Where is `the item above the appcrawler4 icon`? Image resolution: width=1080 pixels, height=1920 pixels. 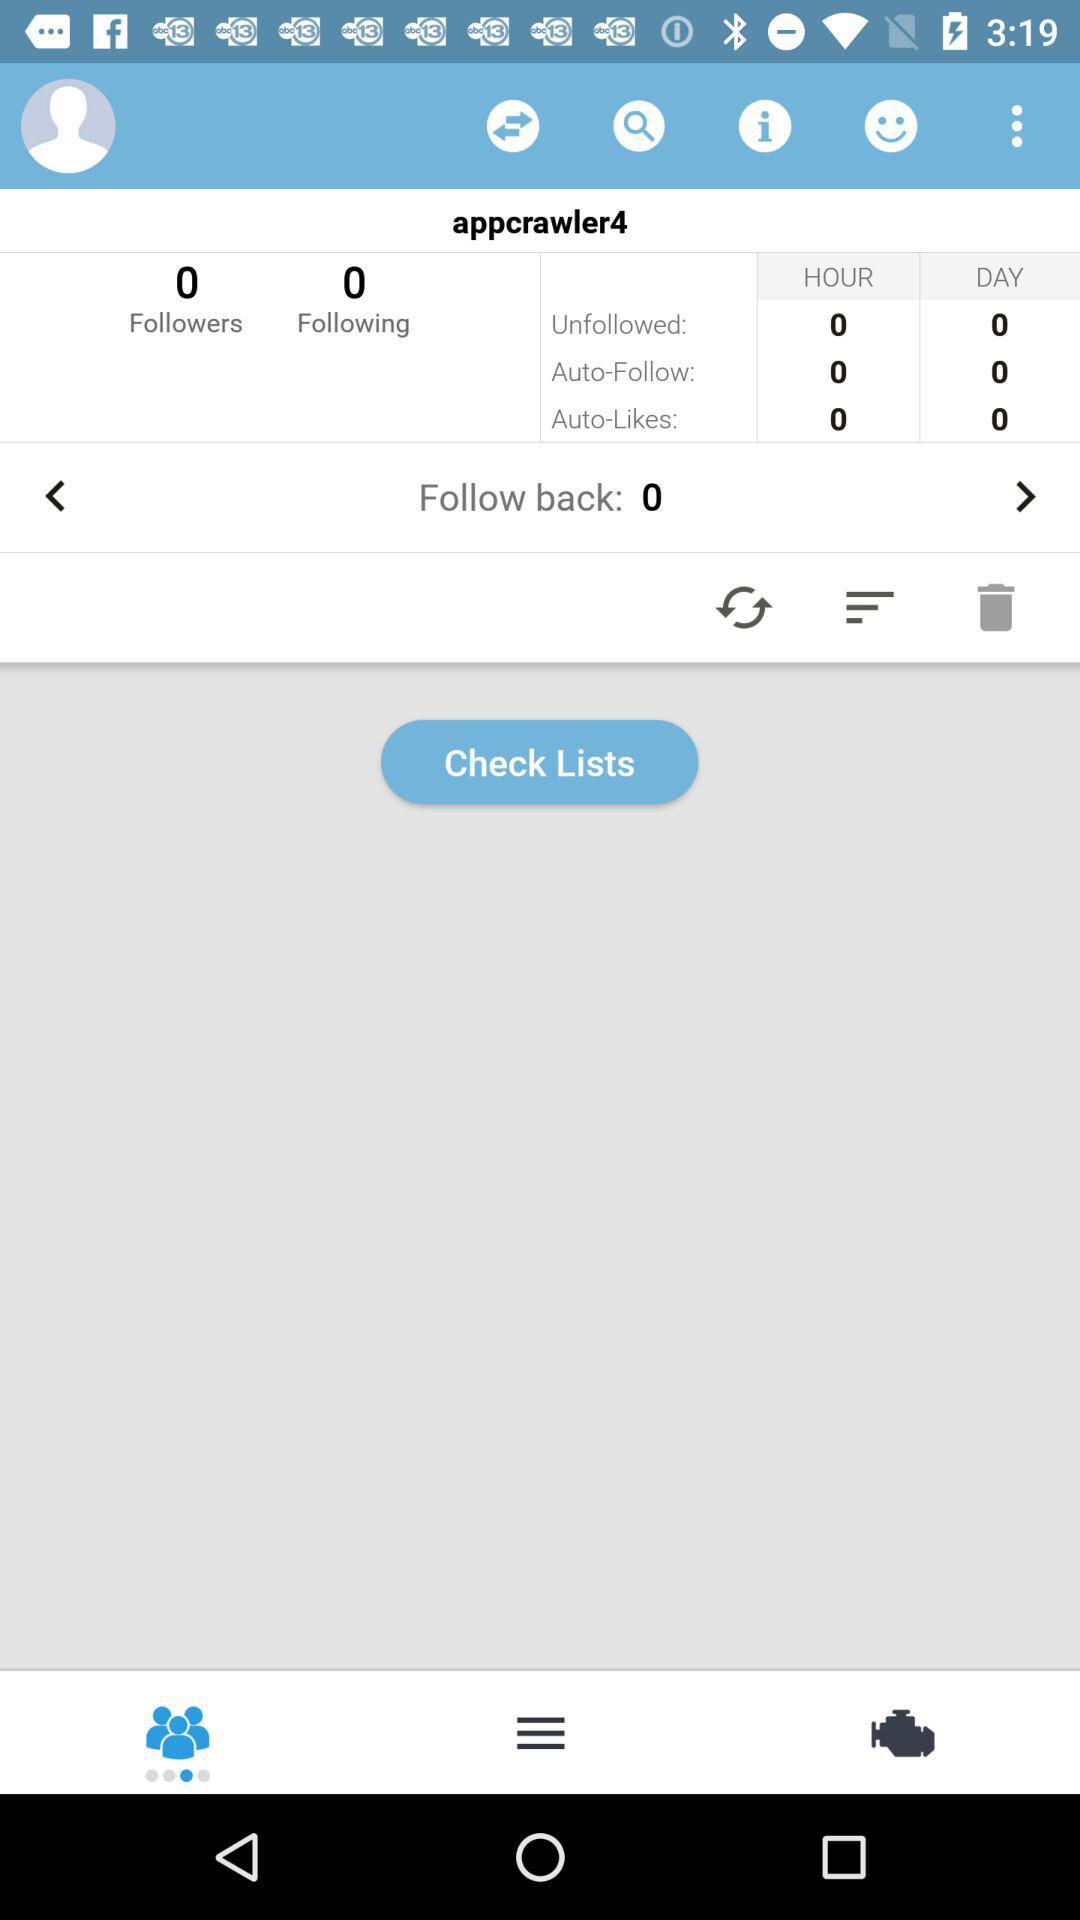 the item above the appcrawler4 icon is located at coordinates (764, 124).